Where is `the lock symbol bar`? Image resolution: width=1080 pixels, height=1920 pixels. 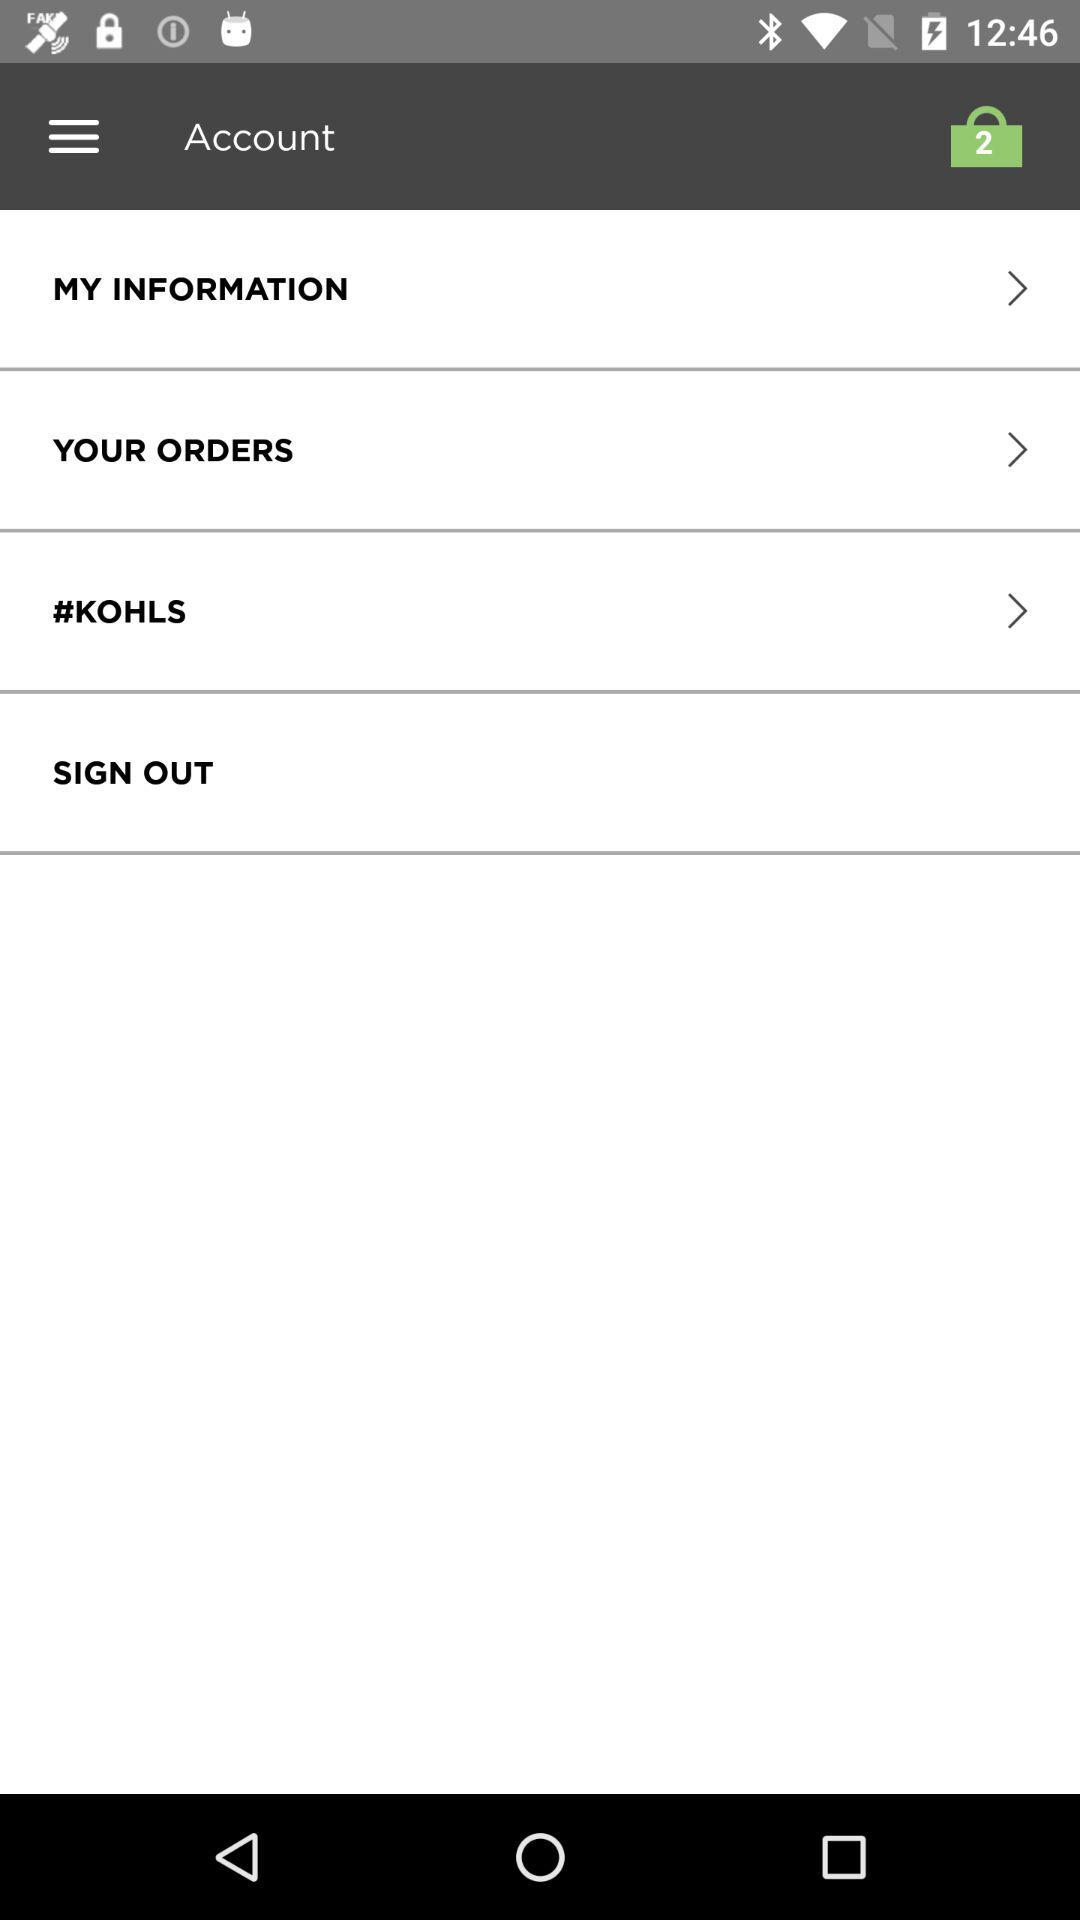 the lock symbol bar is located at coordinates (980, 135).